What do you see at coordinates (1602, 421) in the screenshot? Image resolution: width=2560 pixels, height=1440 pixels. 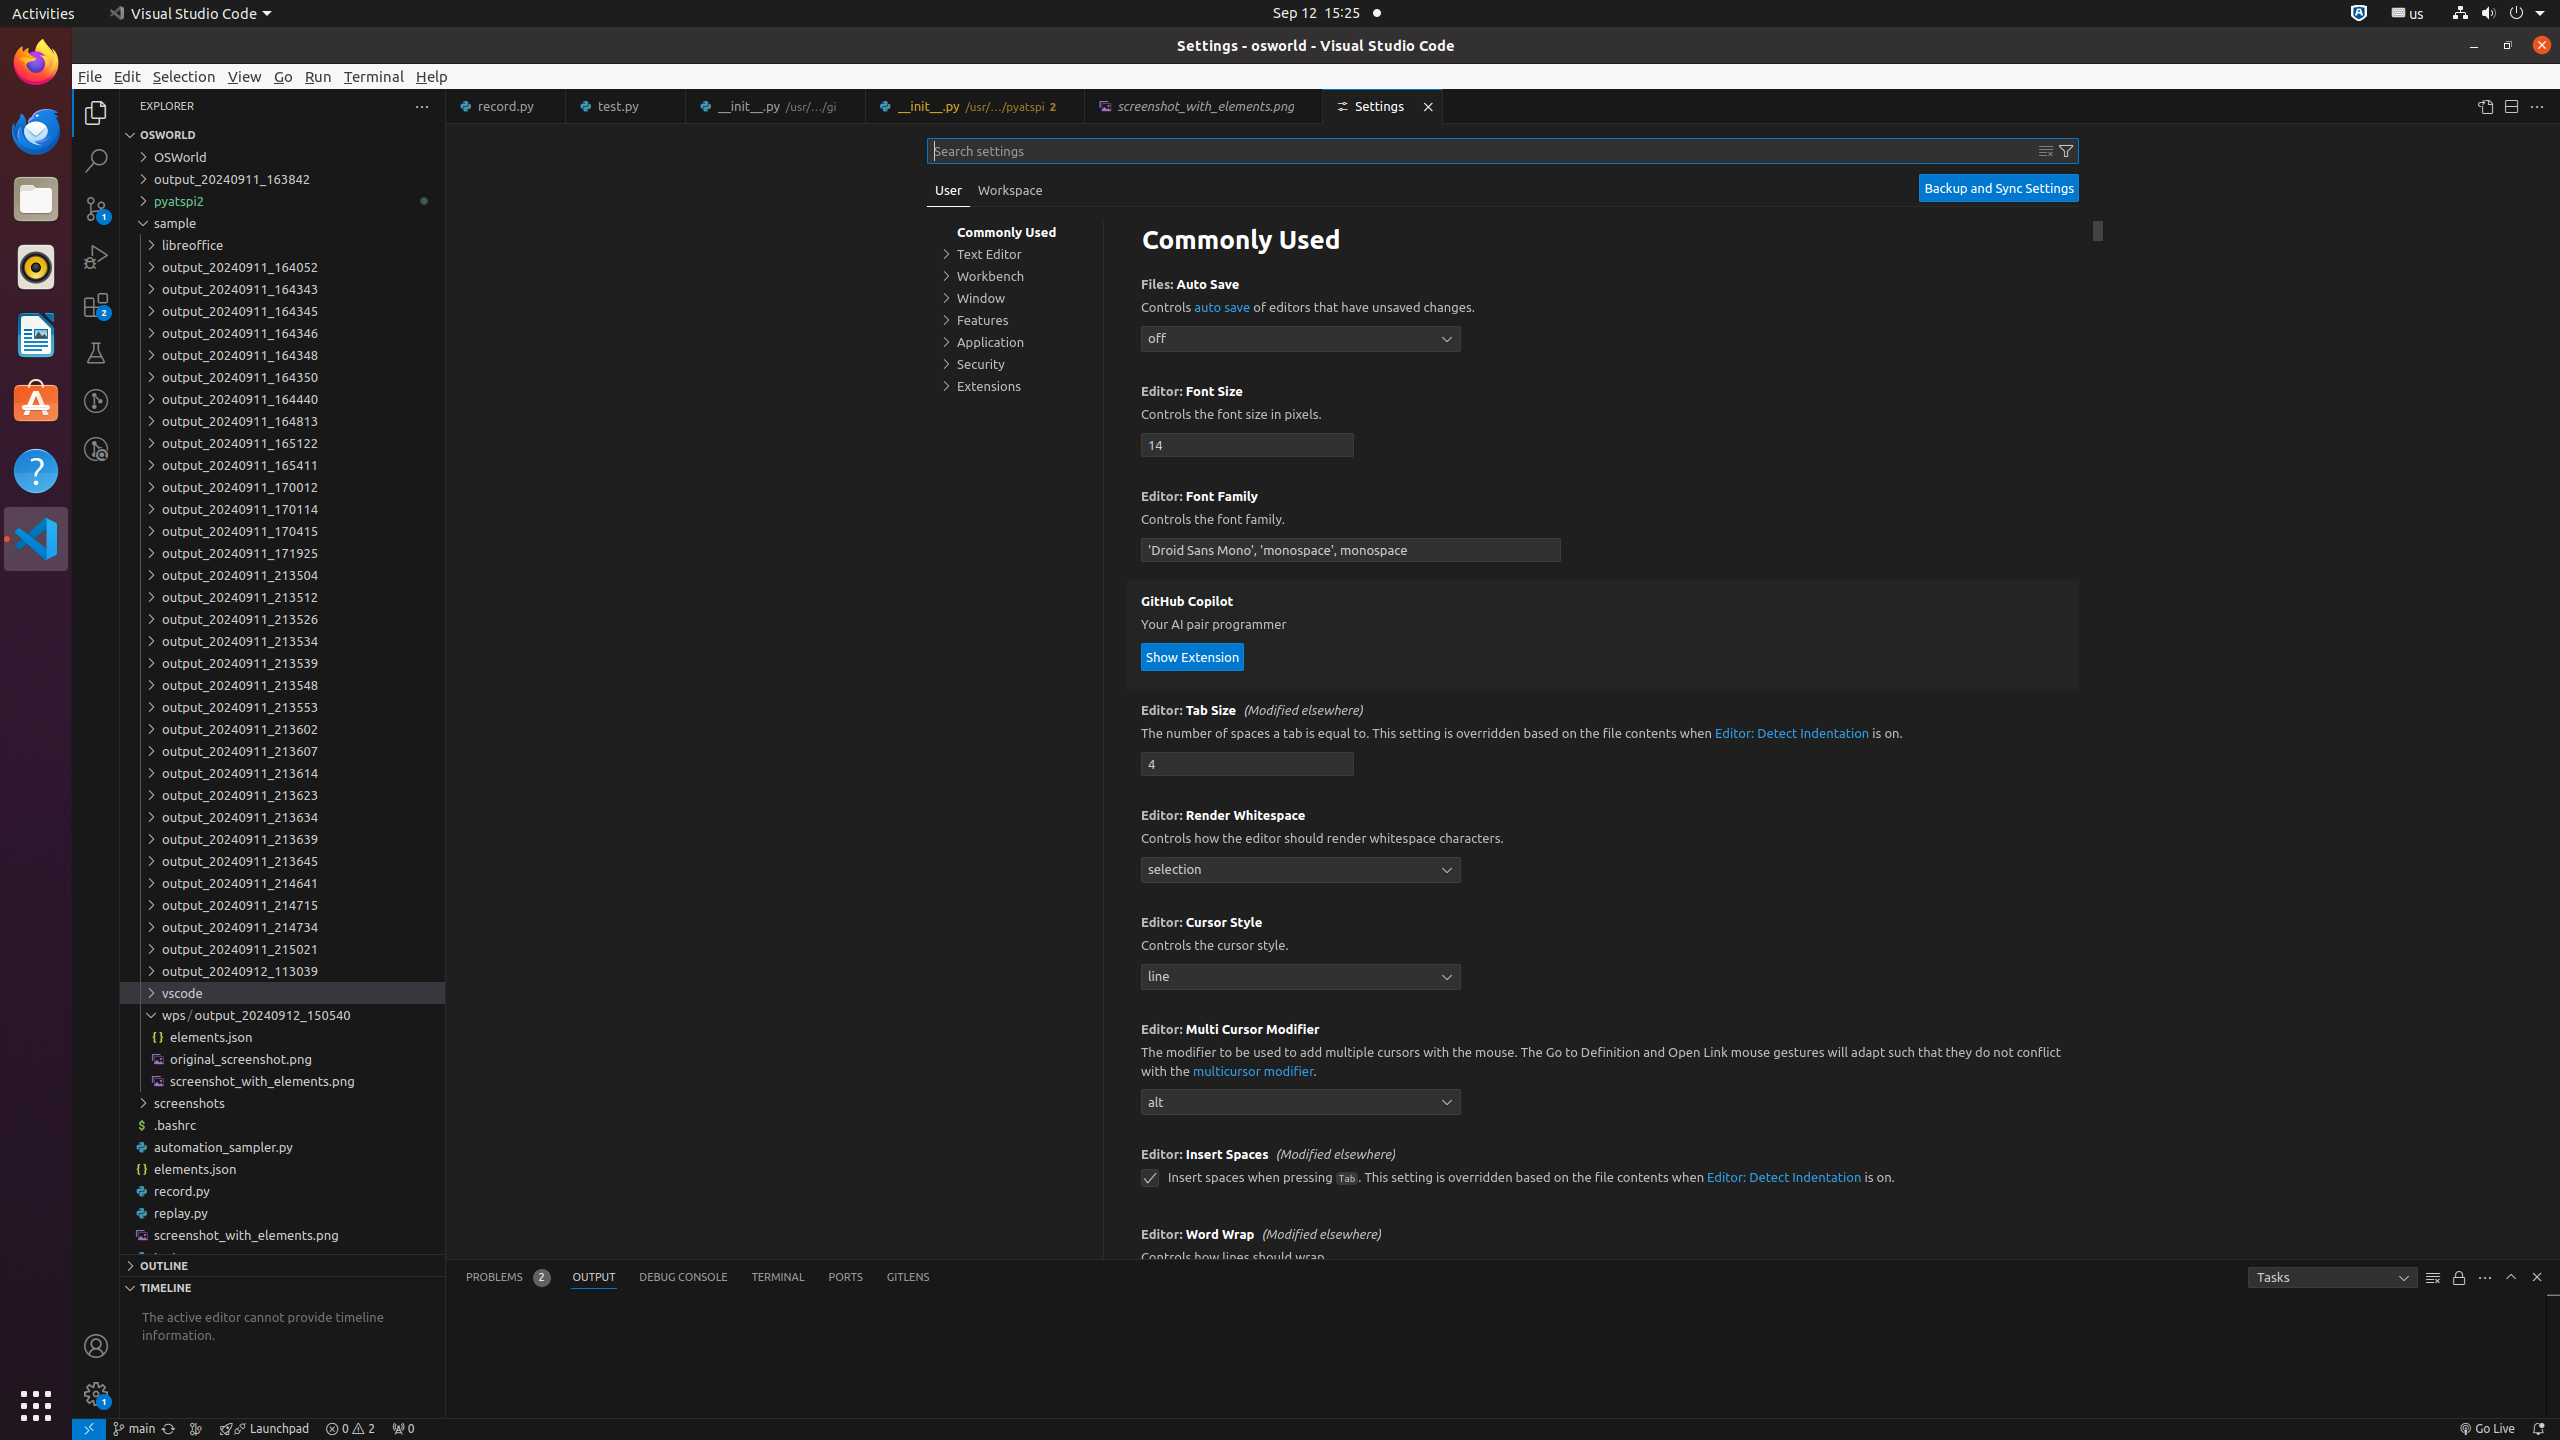 I see `'Editor Font Size. Controls the font size in pixels. '` at bounding box center [1602, 421].